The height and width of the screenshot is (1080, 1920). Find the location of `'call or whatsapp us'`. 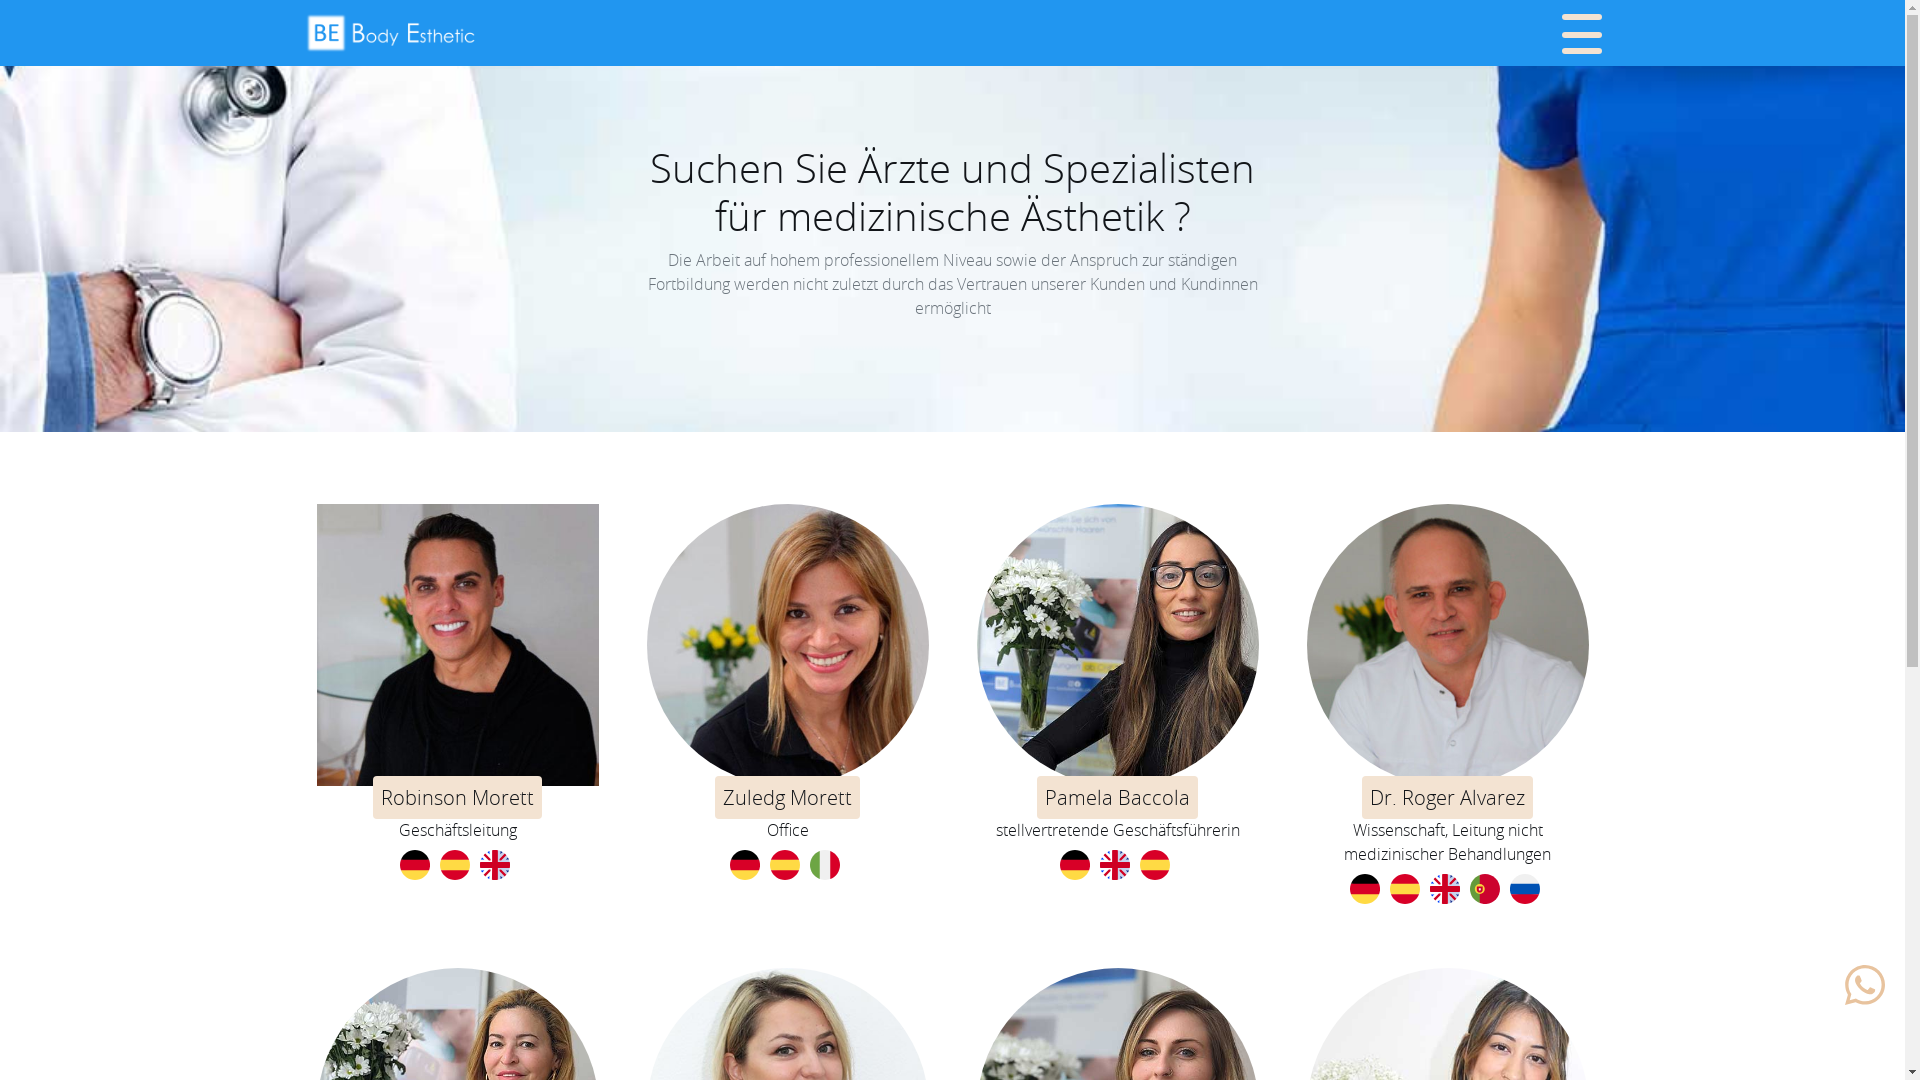

'call or whatsapp us' is located at coordinates (1864, 983).